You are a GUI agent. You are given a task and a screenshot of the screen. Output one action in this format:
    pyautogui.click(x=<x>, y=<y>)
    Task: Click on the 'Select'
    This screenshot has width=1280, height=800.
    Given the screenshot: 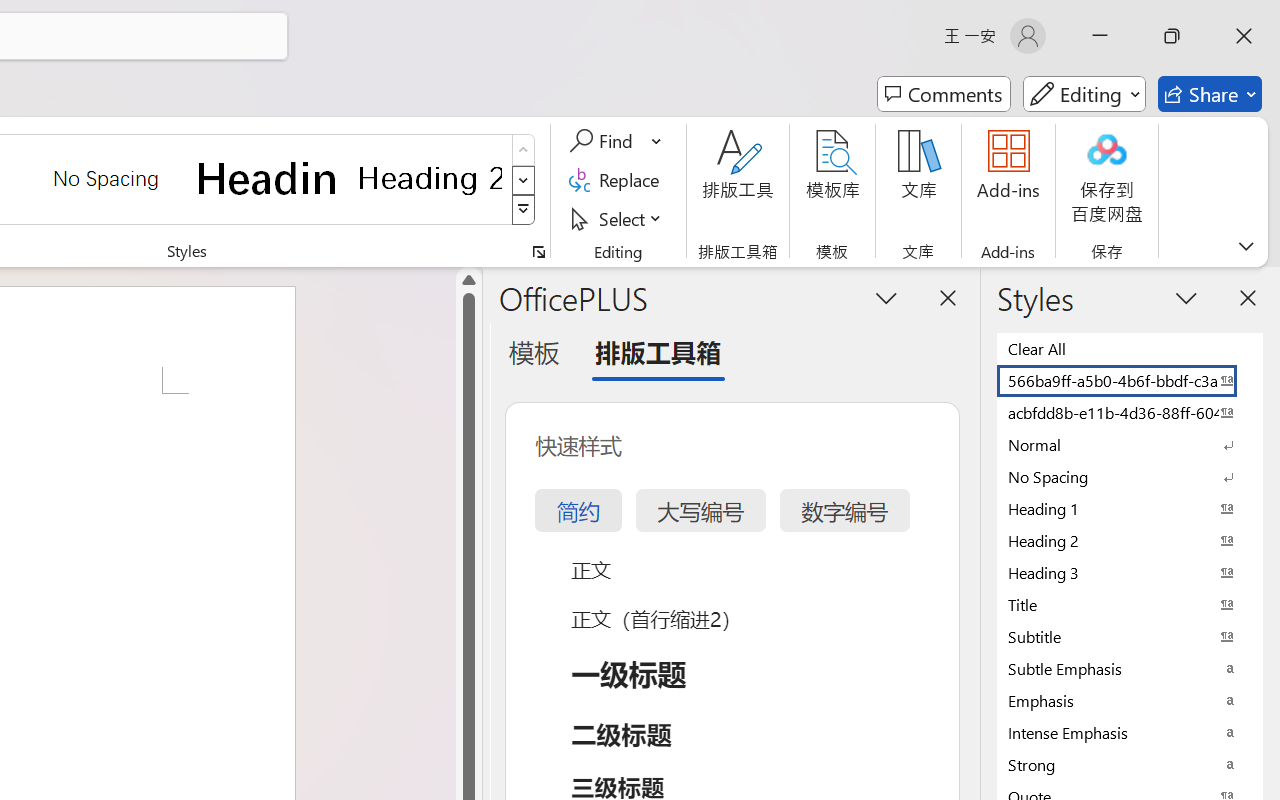 What is the action you would take?
    pyautogui.click(x=617, y=218)
    